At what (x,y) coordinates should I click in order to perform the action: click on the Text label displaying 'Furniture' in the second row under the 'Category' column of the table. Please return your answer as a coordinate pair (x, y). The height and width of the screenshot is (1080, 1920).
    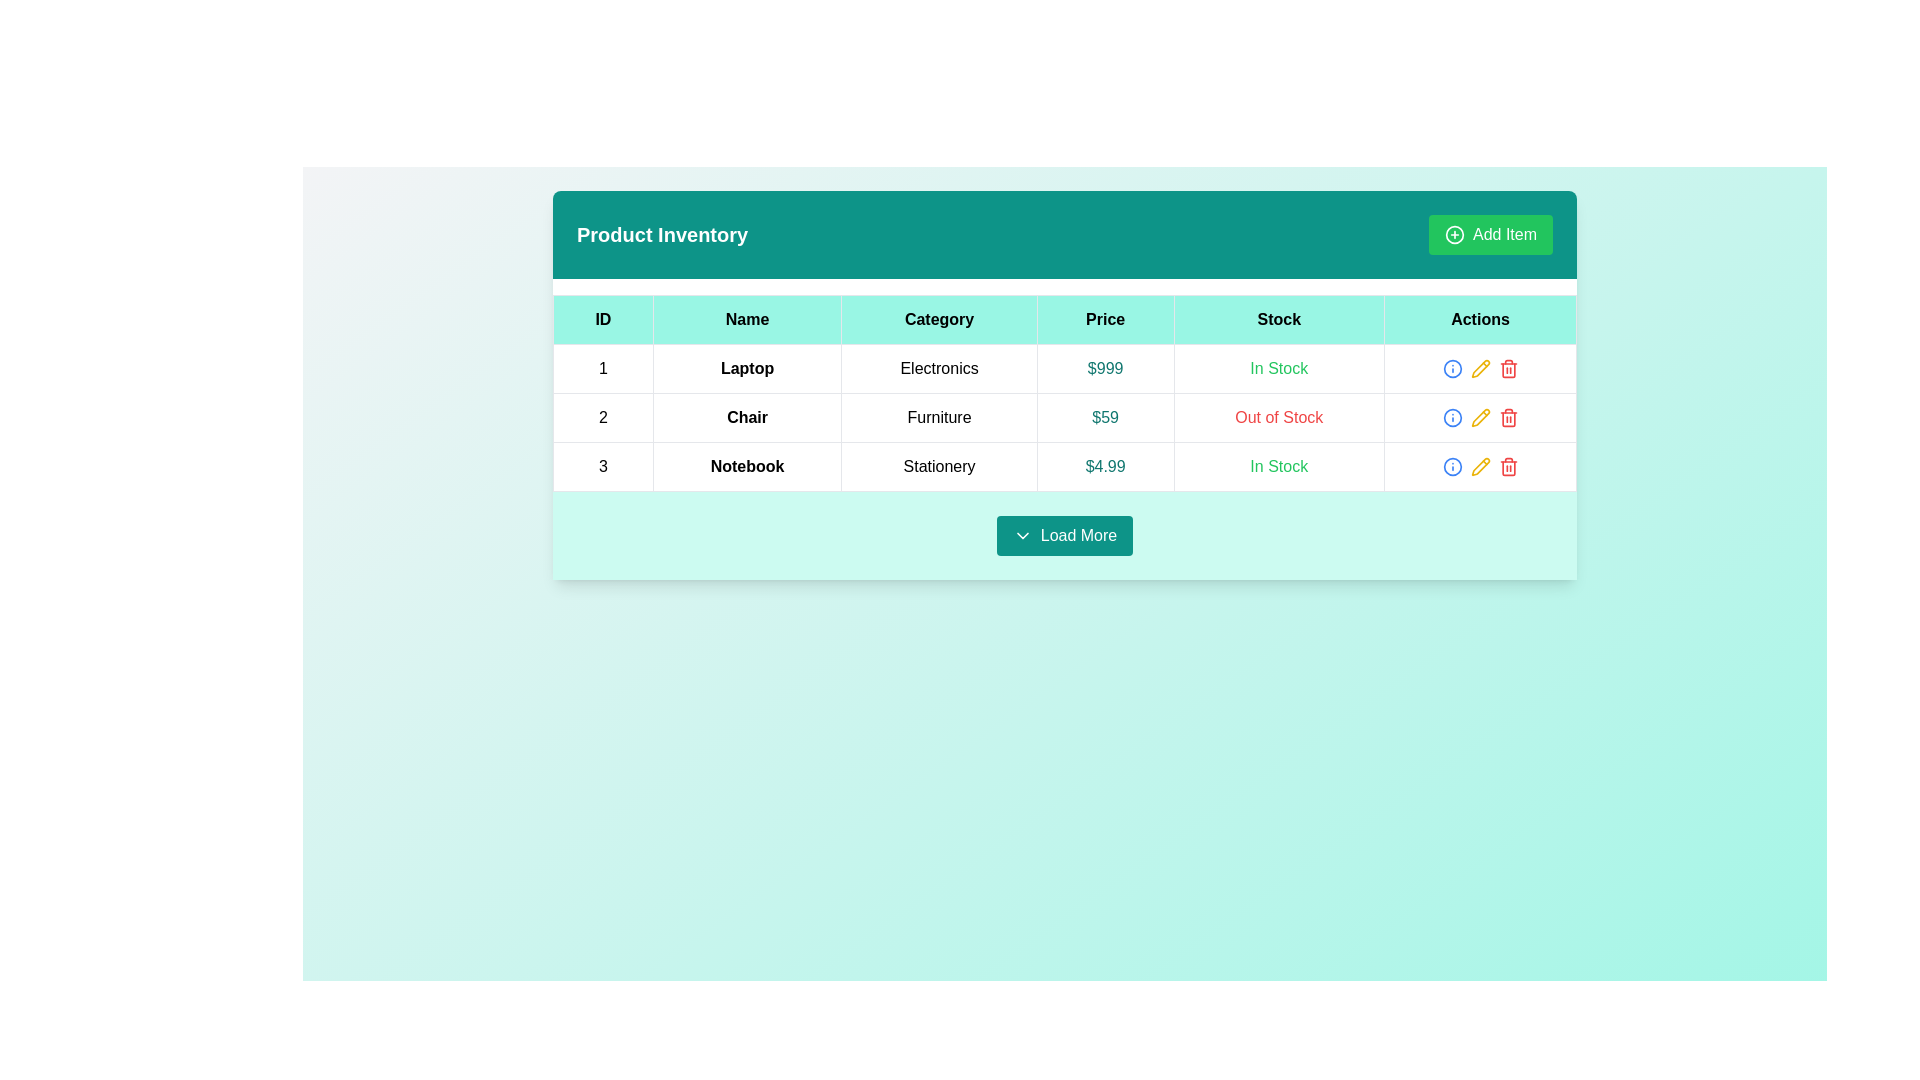
    Looking at the image, I should click on (938, 416).